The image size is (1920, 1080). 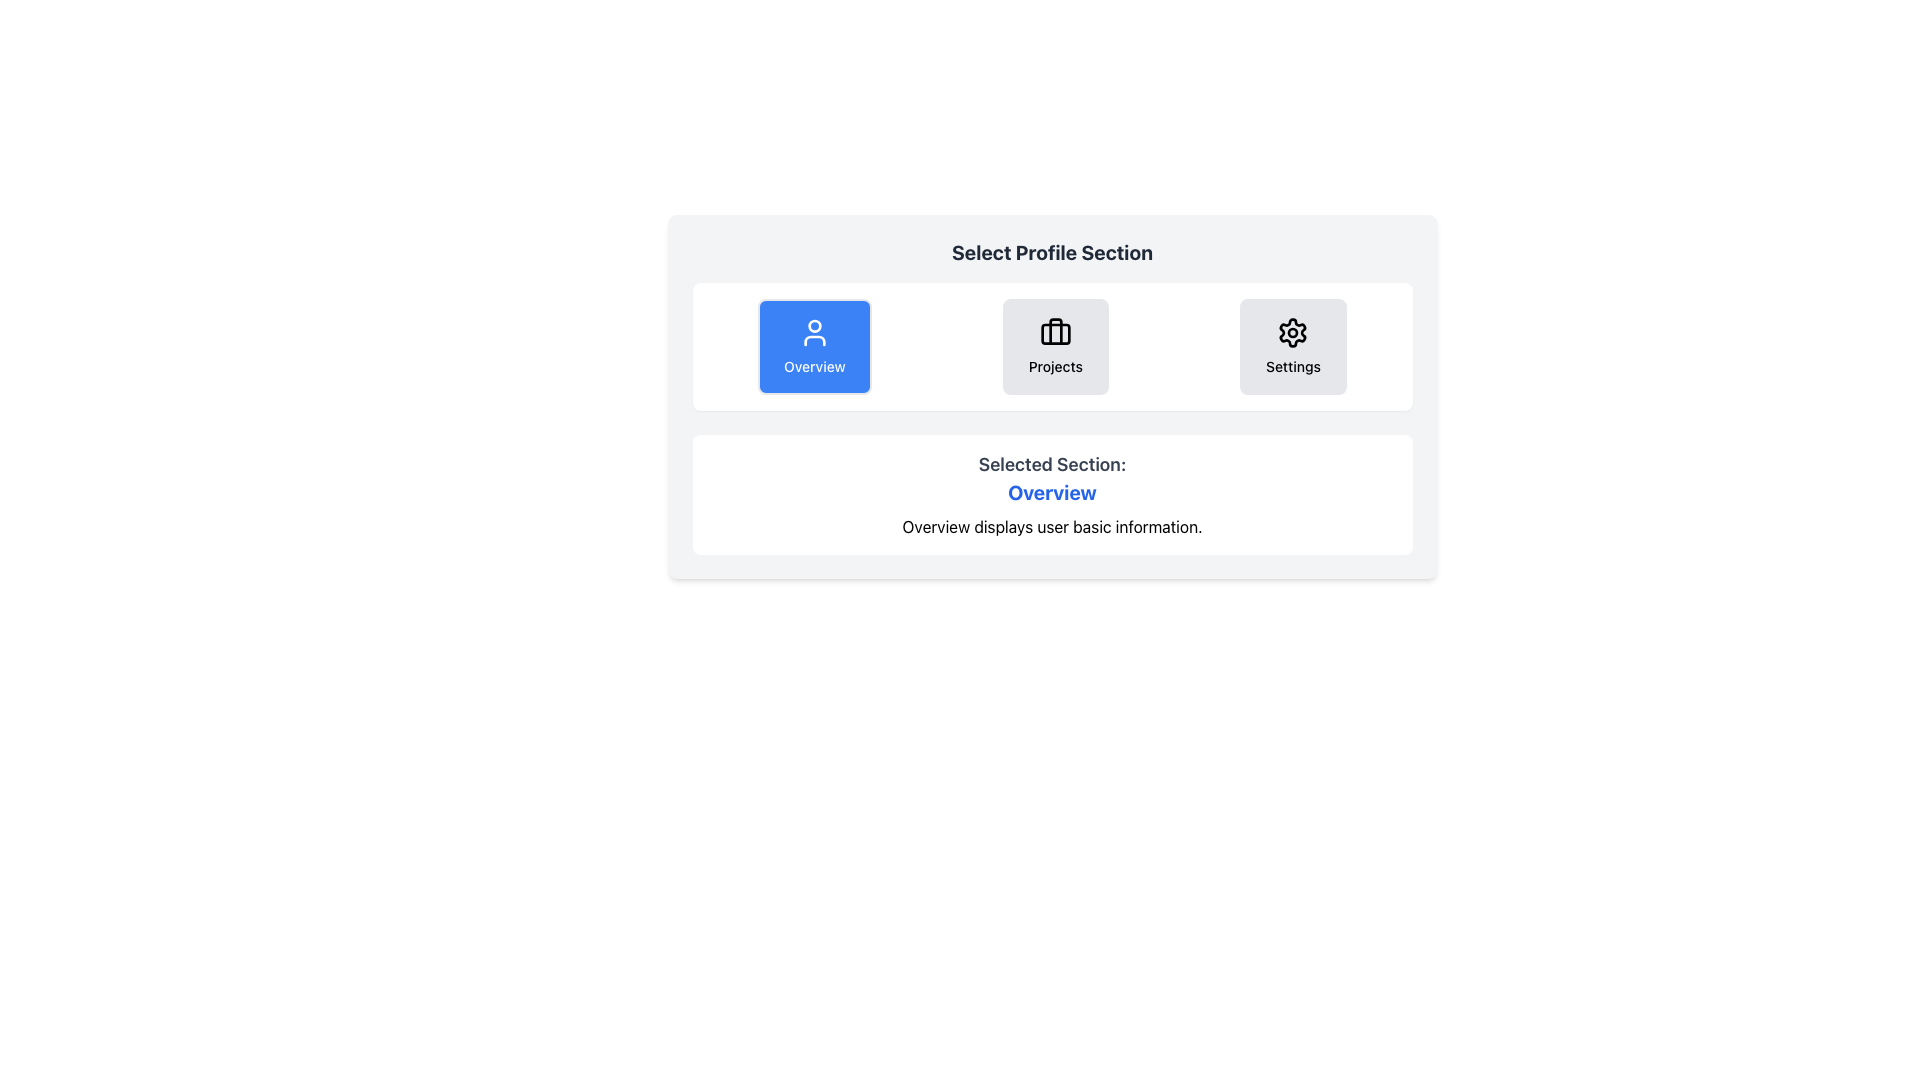 What do you see at coordinates (1054, 333) in the screenshot?
I see `the Decorative Graphic Element that enhances the visual representation of the 'Projects' tab, specifically located within the briefcase illustration, below the handle and above the bottom edge` at bounding box center [1054, 333].